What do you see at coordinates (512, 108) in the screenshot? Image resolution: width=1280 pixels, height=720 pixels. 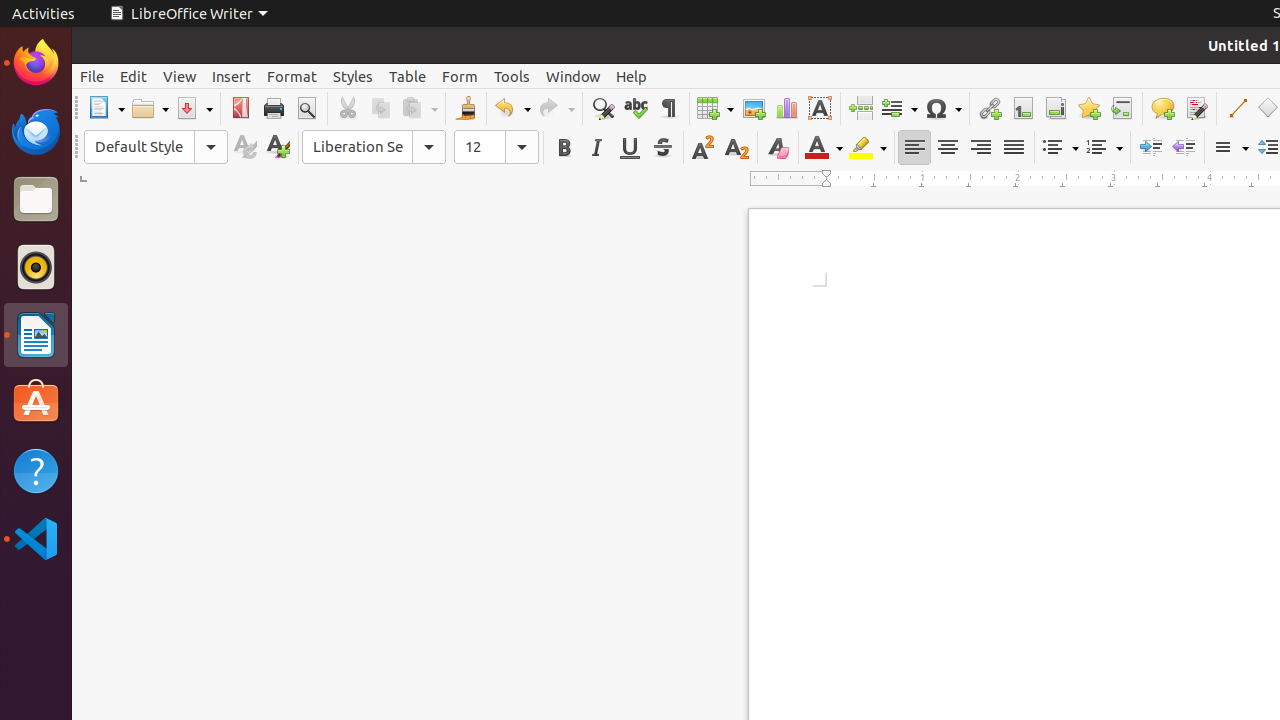 I see `'Undo'` at bounding box center [512, 108].